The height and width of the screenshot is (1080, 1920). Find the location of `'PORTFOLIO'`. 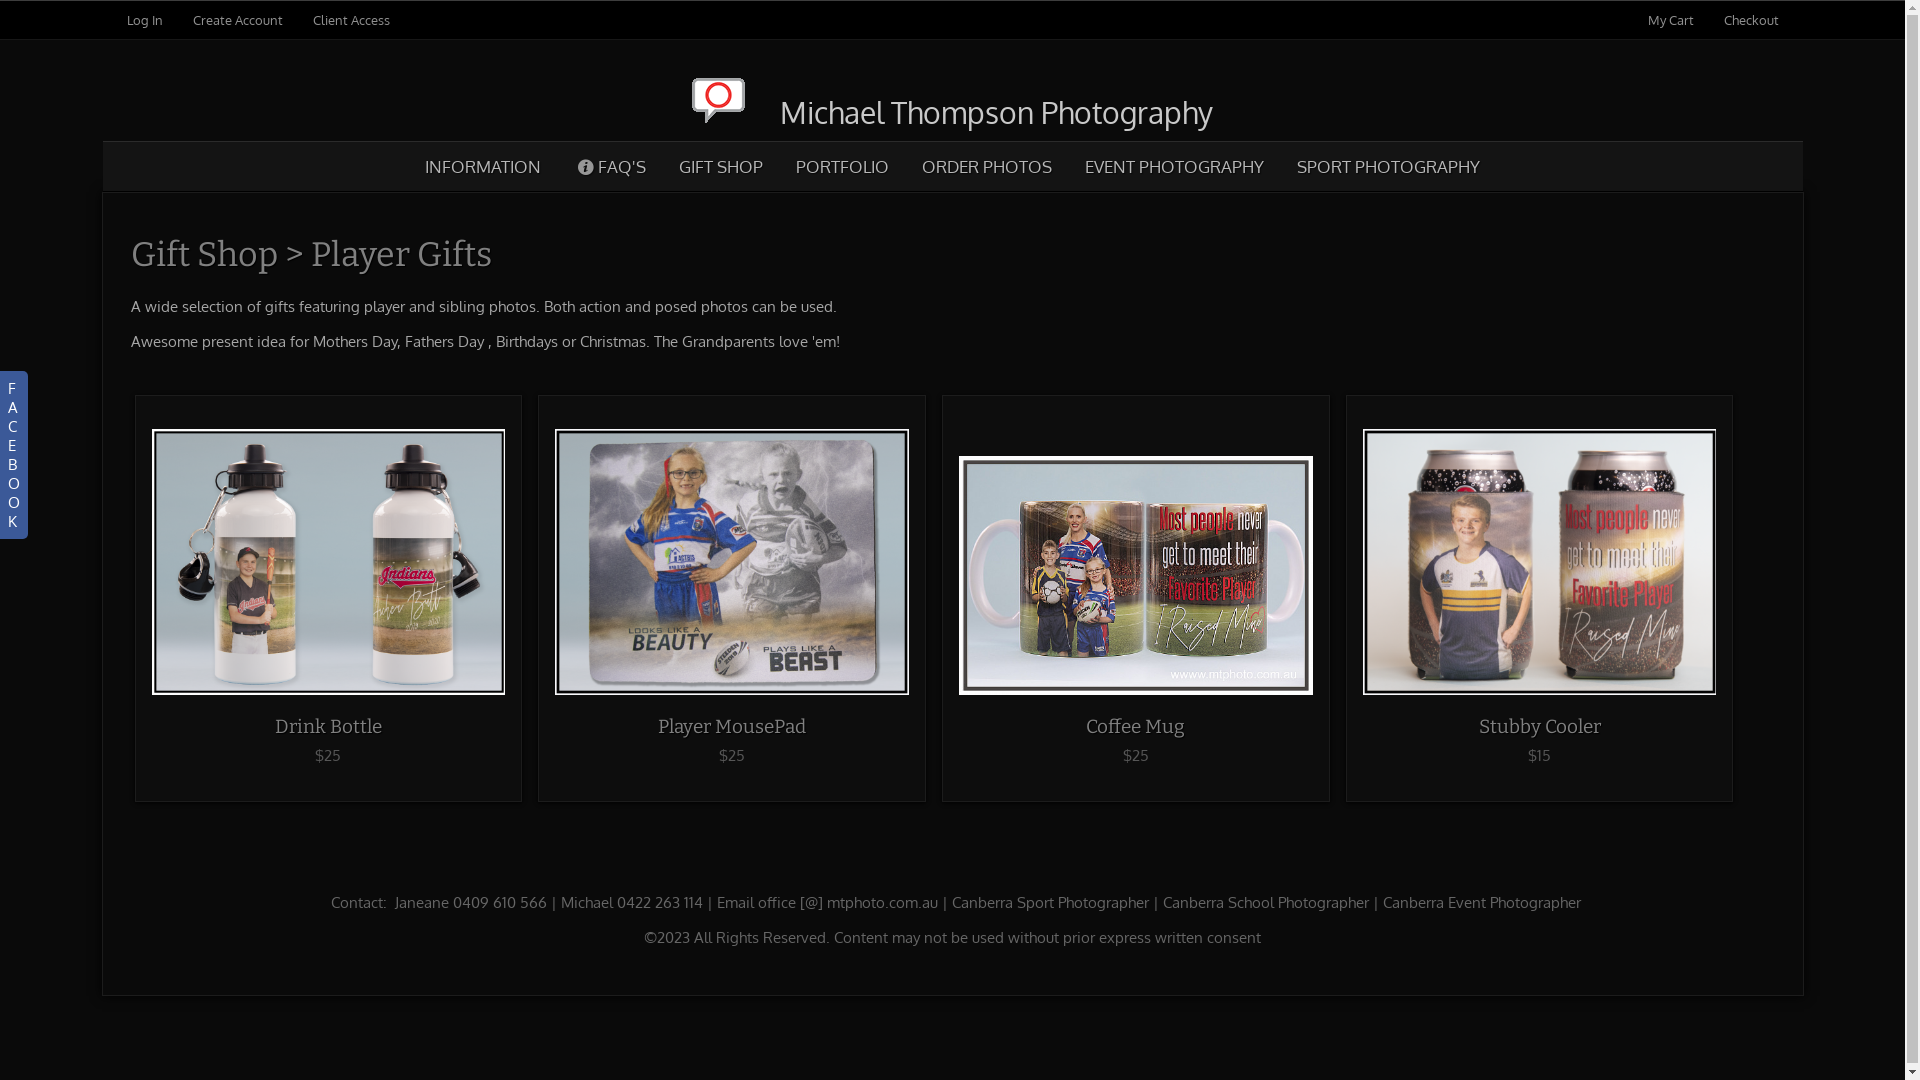

'PORTFOLIO' is located at coordinates (841, 165).